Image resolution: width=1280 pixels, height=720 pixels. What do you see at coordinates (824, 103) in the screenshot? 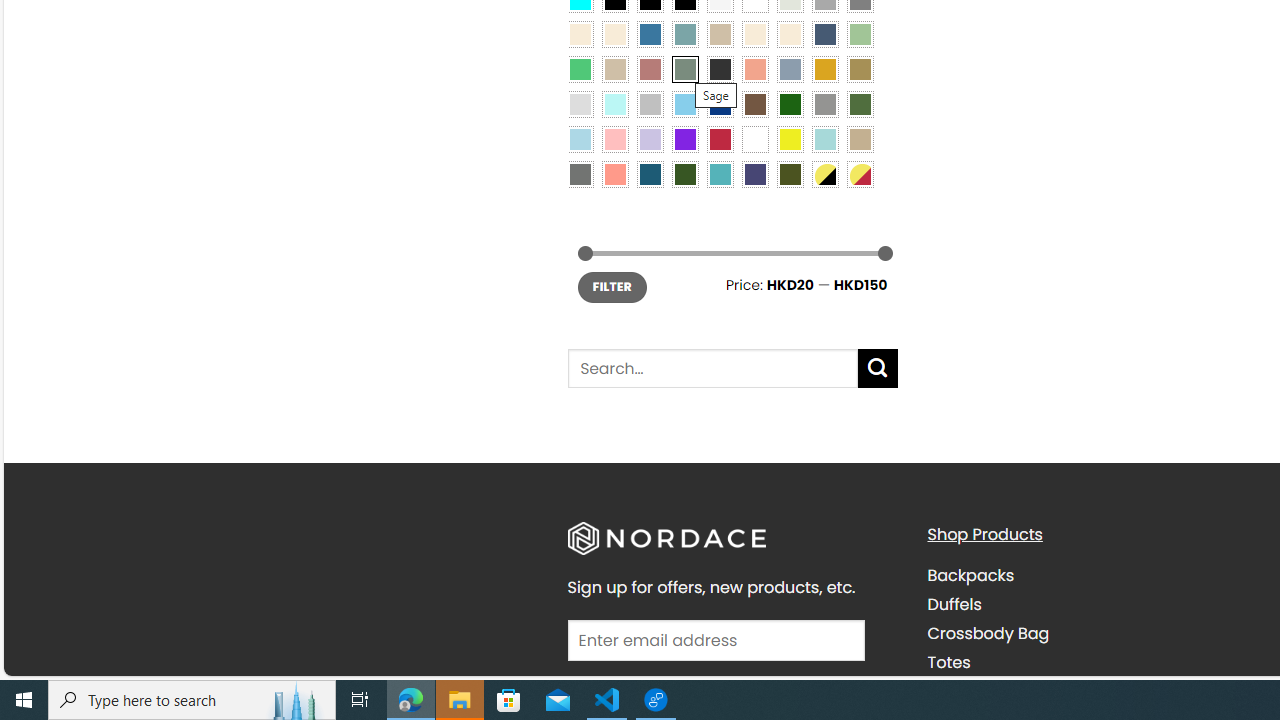
I see `'Gray'` at bounding box center [824, 103].